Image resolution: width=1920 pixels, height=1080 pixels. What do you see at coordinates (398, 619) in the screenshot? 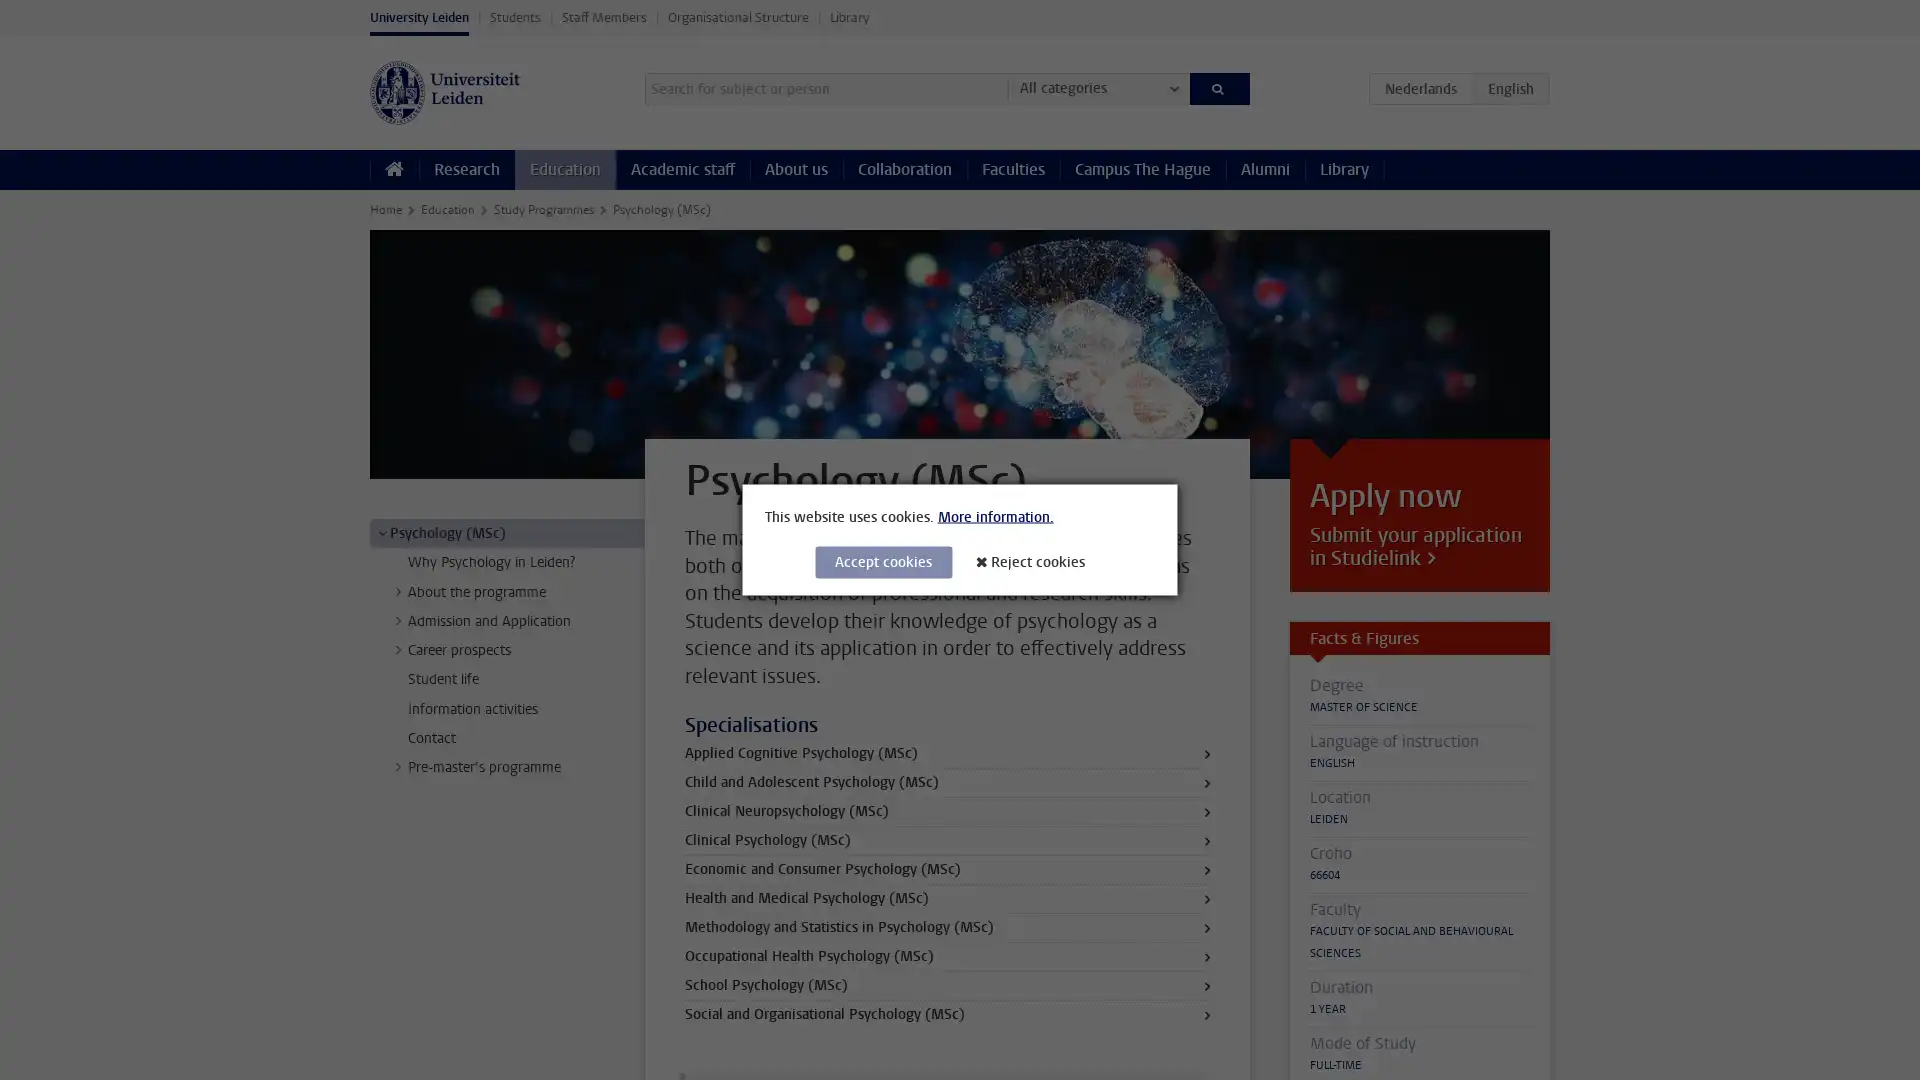
I see `>` at bounding box center [398, 619].